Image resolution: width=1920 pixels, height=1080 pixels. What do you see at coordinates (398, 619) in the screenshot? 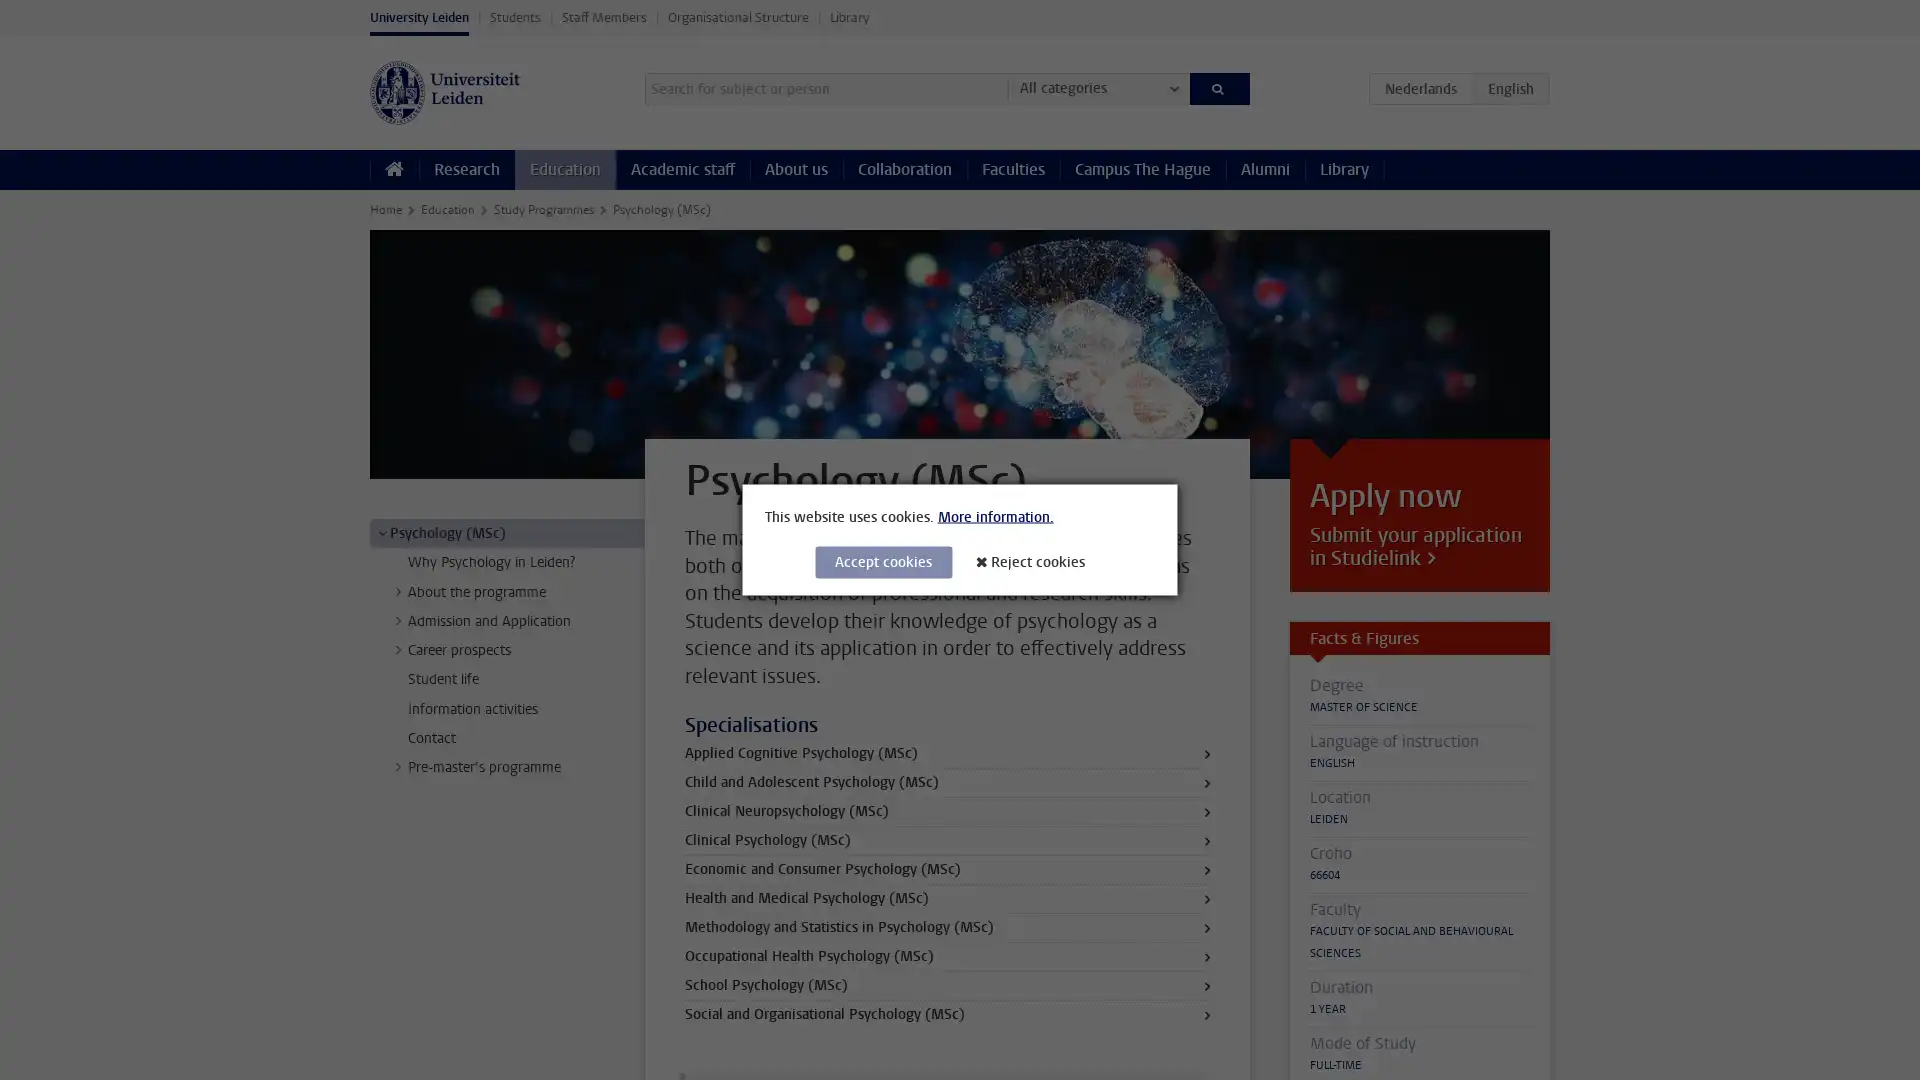
I see `>` at bounding box center [398, 619].